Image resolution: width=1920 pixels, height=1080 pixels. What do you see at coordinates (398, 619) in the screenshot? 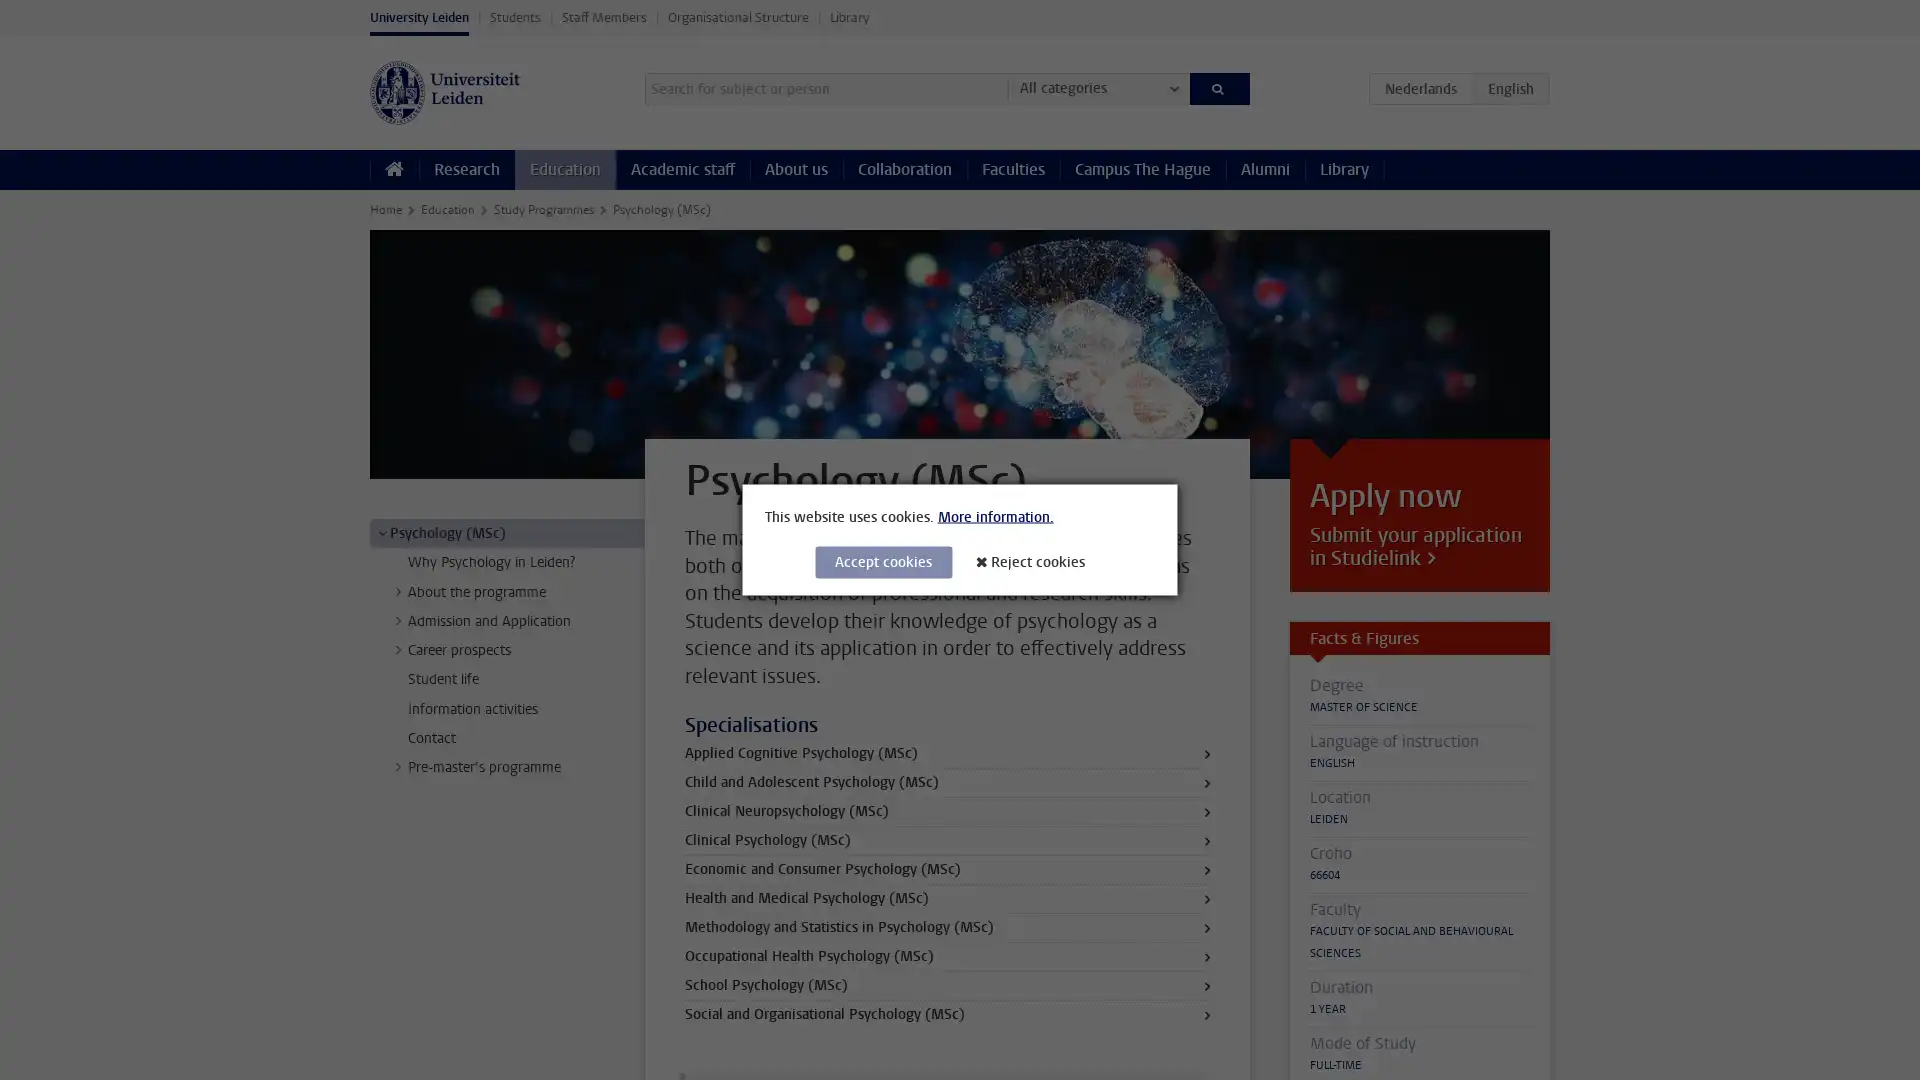
I see `>` at bounding box center [398, 619].